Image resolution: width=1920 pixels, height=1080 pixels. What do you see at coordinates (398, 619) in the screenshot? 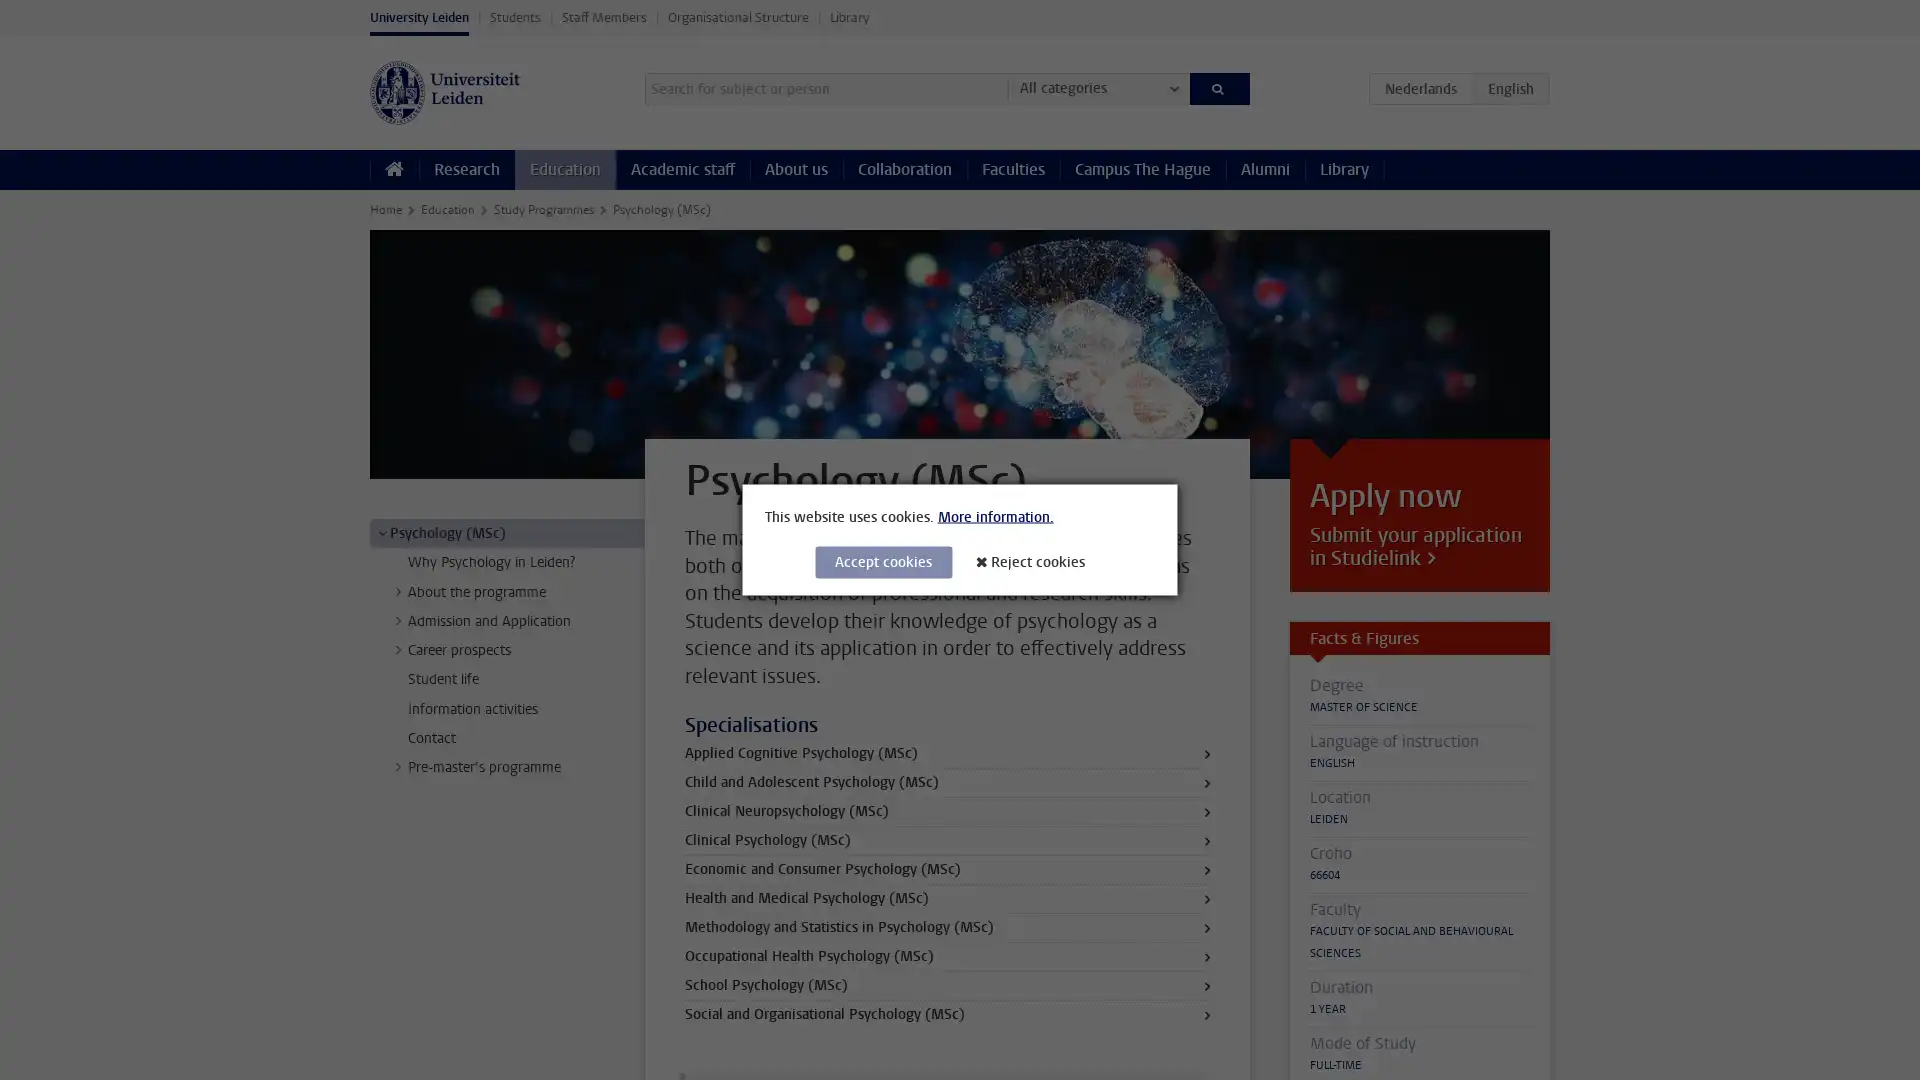
I see `>` at bounding box center [398, 619].